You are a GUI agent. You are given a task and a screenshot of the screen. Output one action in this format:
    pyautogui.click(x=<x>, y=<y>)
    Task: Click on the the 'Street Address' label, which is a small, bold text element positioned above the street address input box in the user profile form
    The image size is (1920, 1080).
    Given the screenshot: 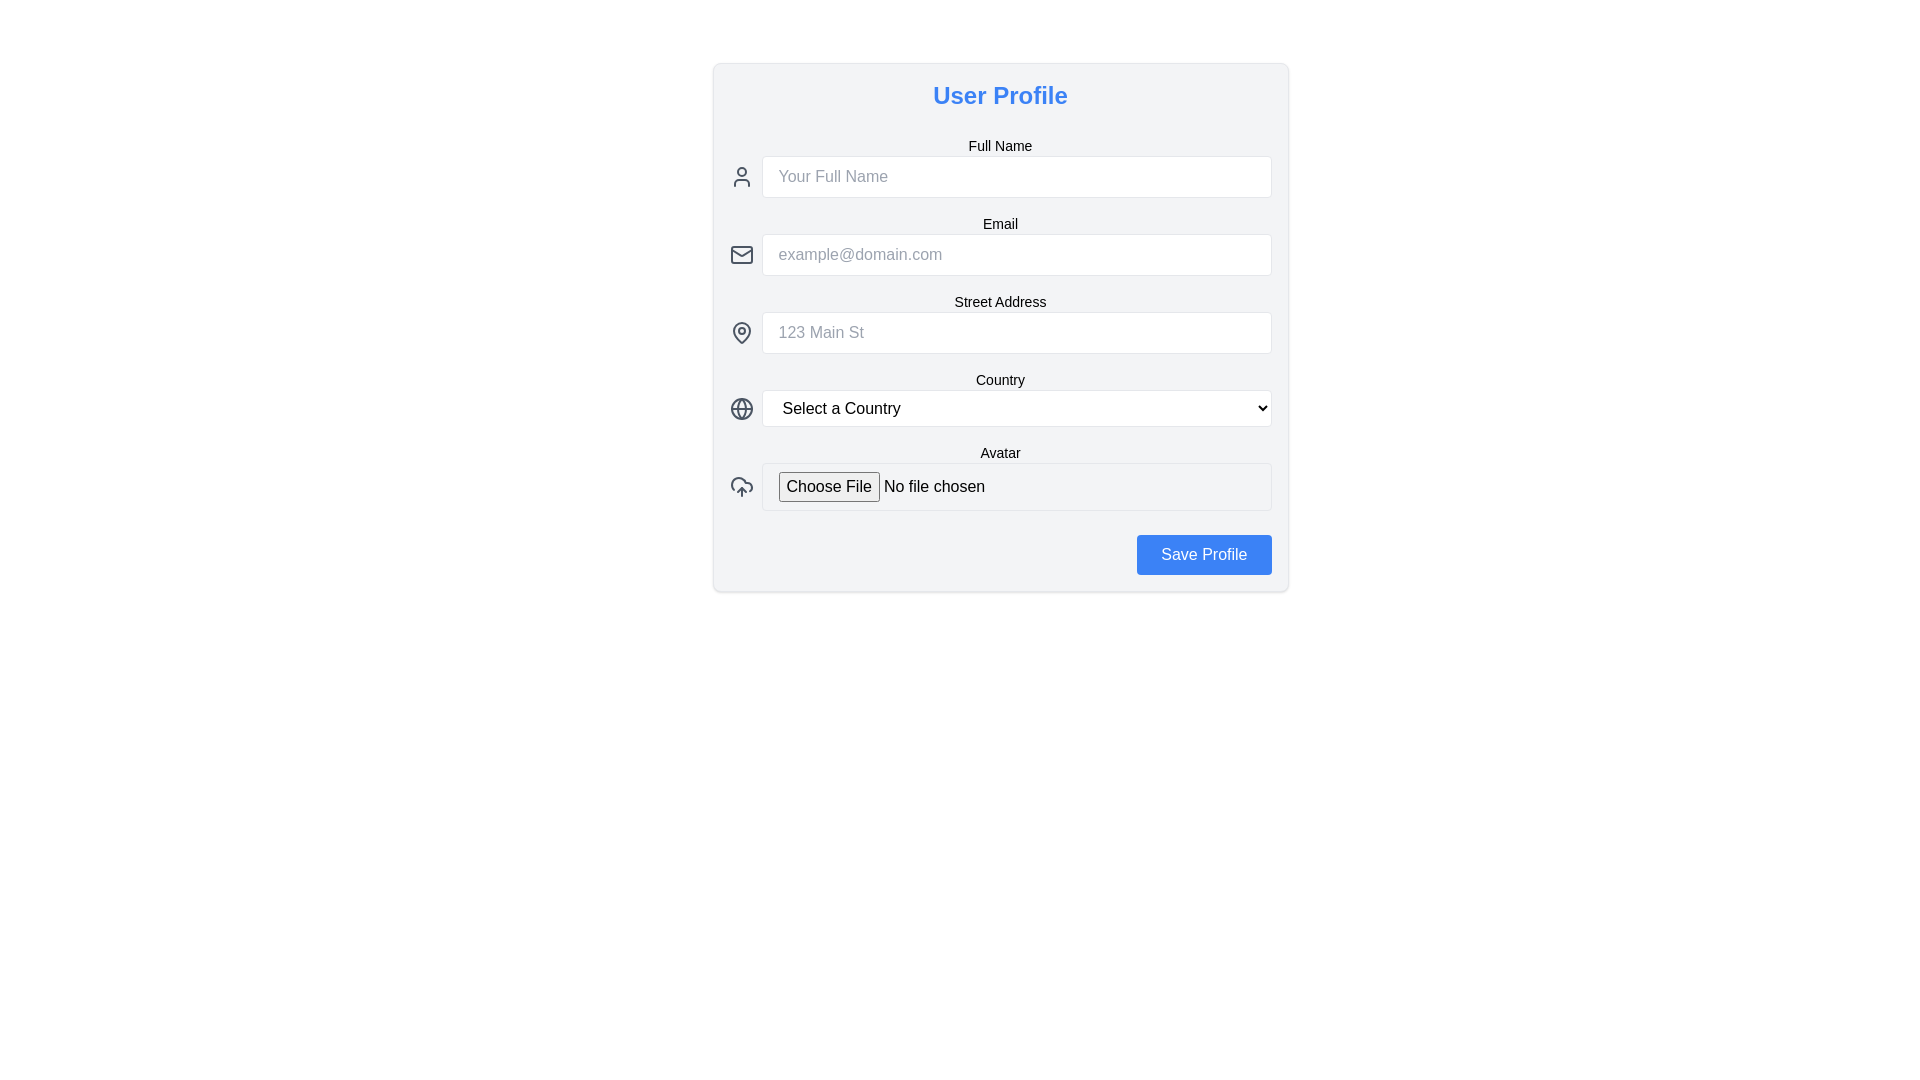 What is the action you would take?
    pyautogui.click(x=1000, y=301)
    